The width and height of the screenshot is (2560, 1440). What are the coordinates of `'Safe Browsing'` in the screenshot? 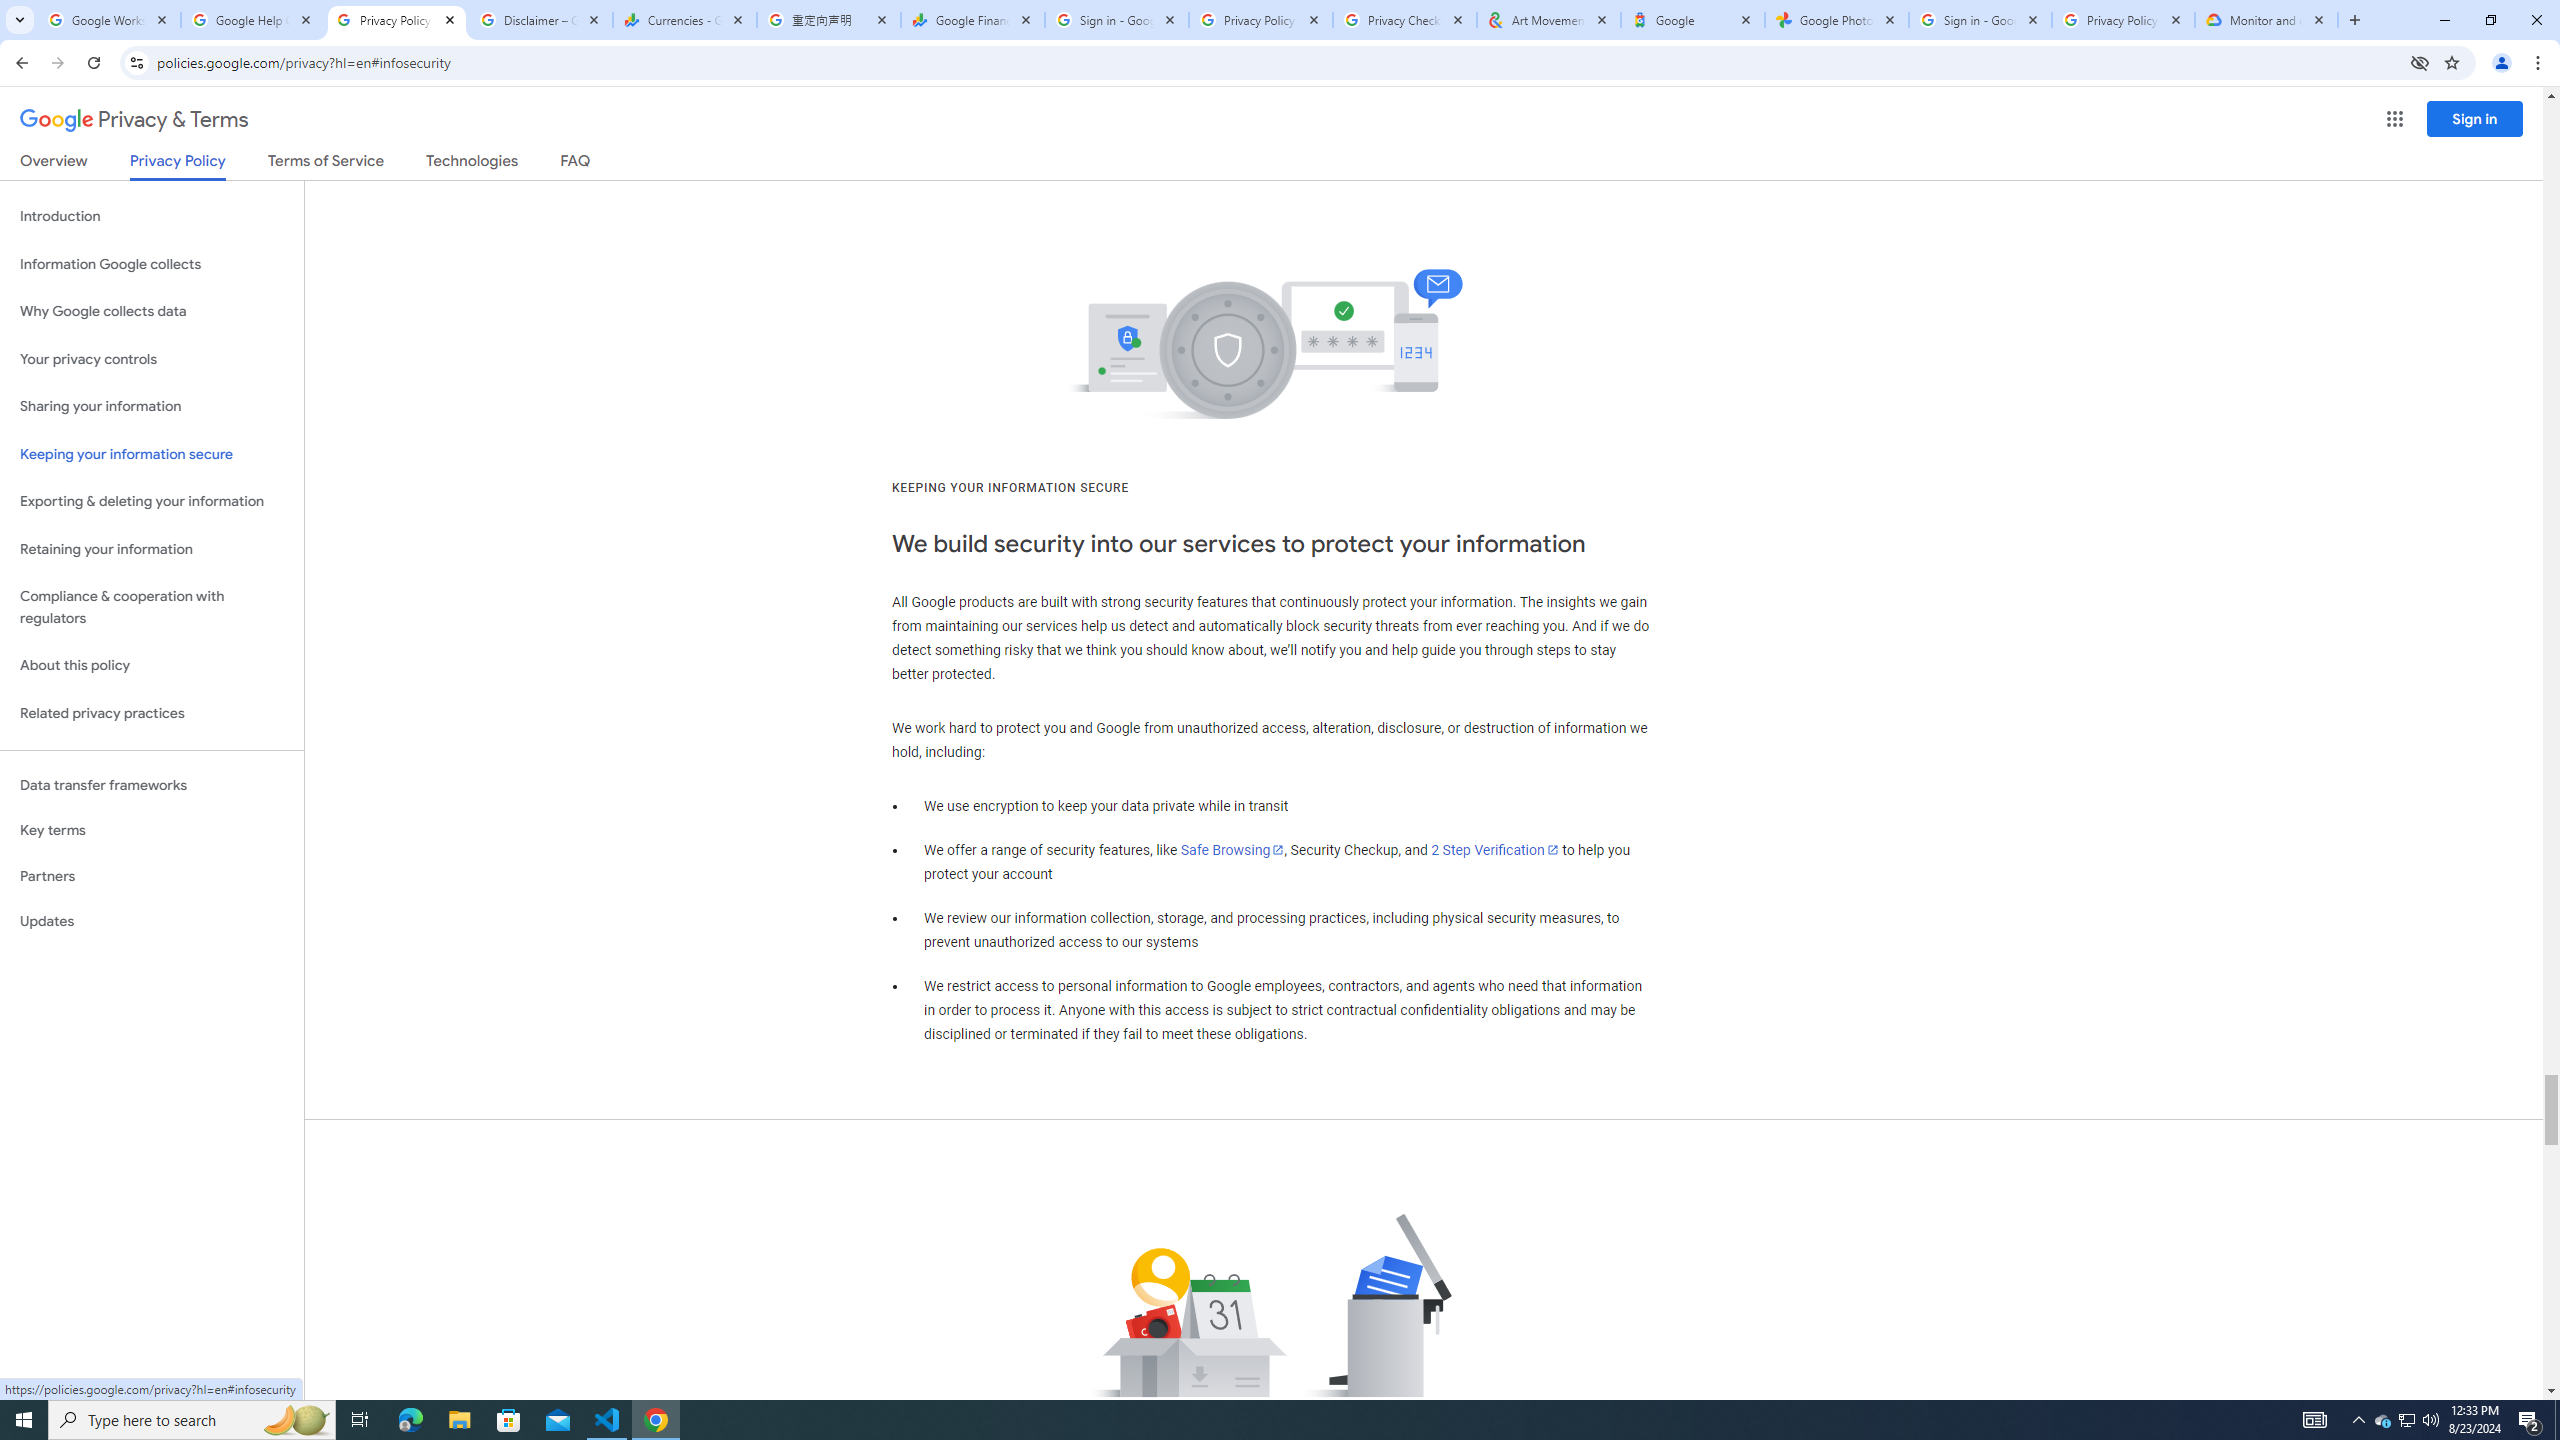 It's located at (1231, 850).